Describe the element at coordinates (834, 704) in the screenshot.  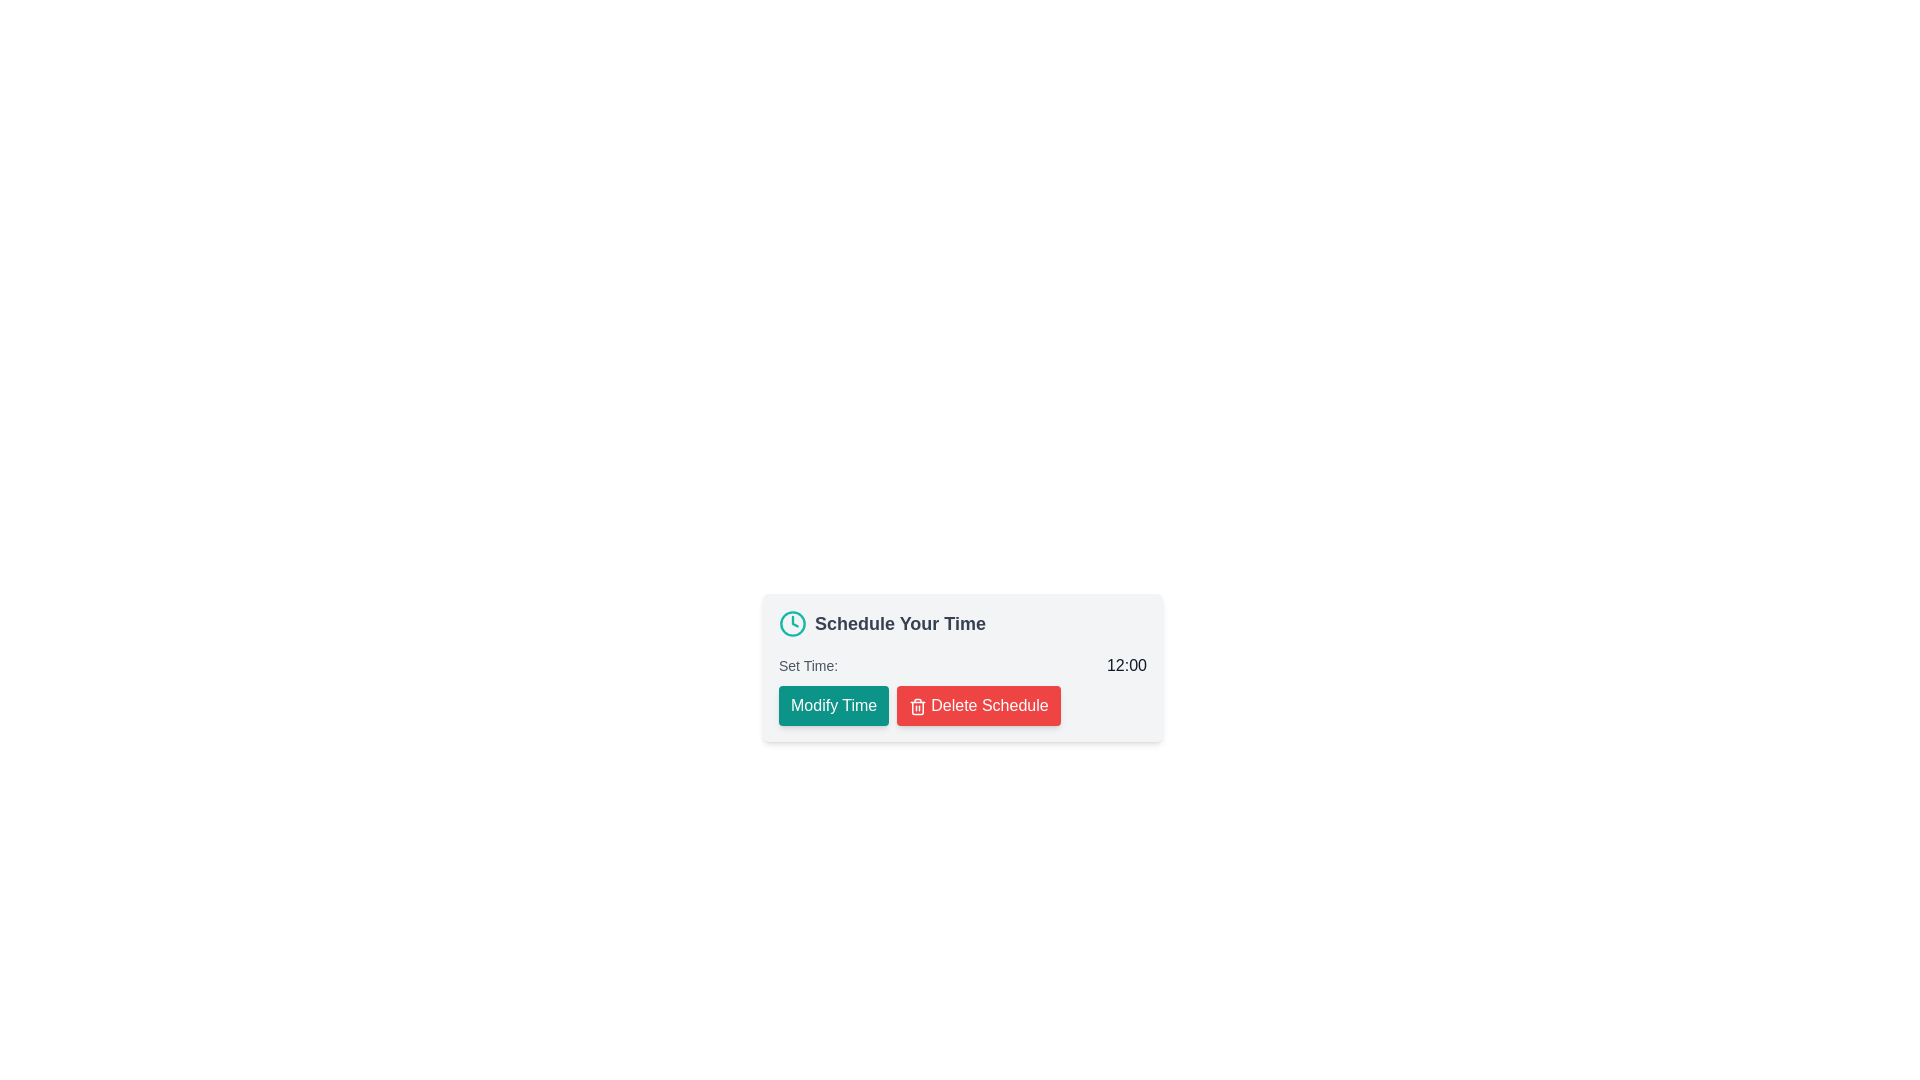
I see `the rectangular green button with white bold text saying 'Modify Time'` at that location.